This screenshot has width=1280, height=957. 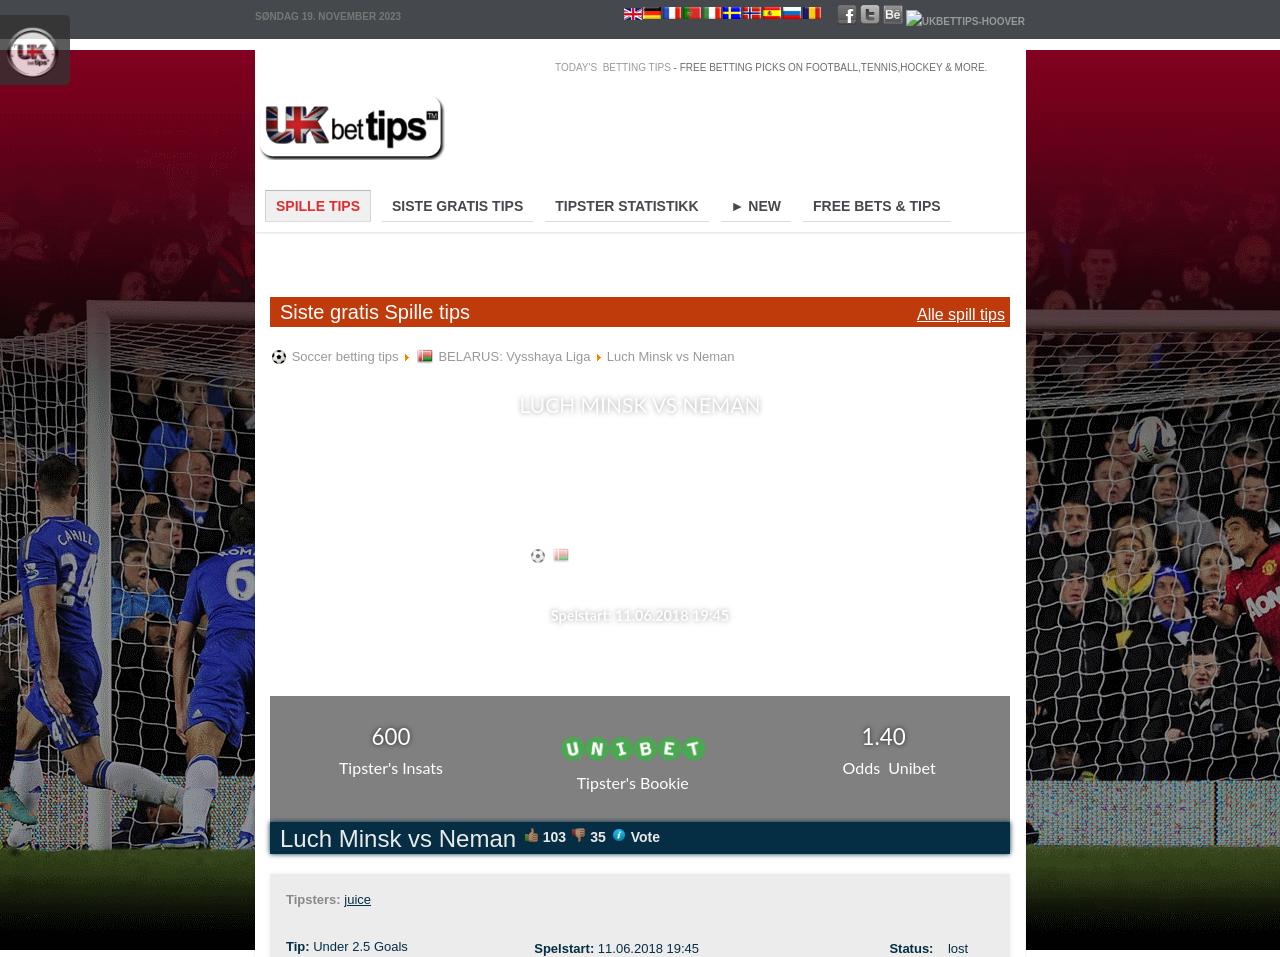 I want to click on 'Spelstart:', so click(x=564, y=948).